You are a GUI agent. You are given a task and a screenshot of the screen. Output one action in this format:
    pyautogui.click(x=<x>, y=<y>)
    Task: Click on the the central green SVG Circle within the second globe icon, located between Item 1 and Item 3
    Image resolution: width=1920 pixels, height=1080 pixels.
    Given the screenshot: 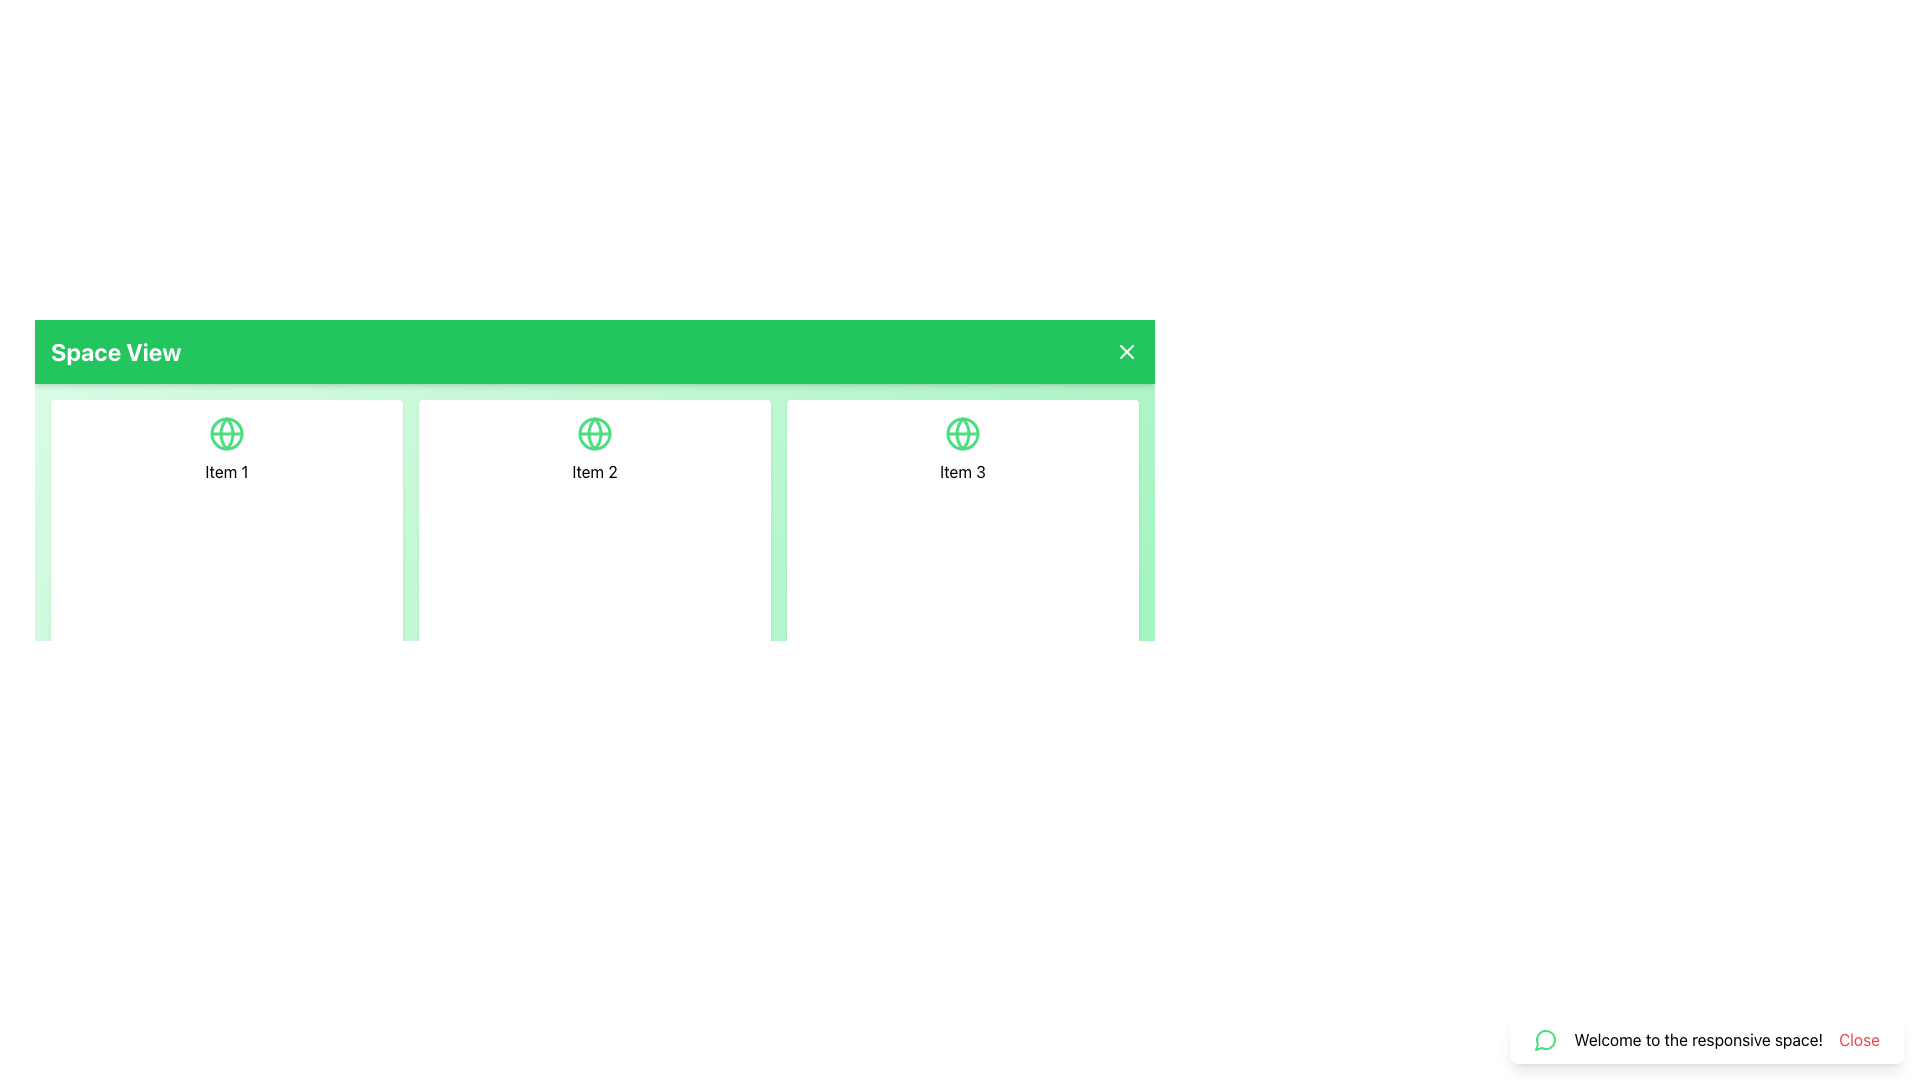 What is the action you would take?
    pyautogui.click(x=594, y=433)
    